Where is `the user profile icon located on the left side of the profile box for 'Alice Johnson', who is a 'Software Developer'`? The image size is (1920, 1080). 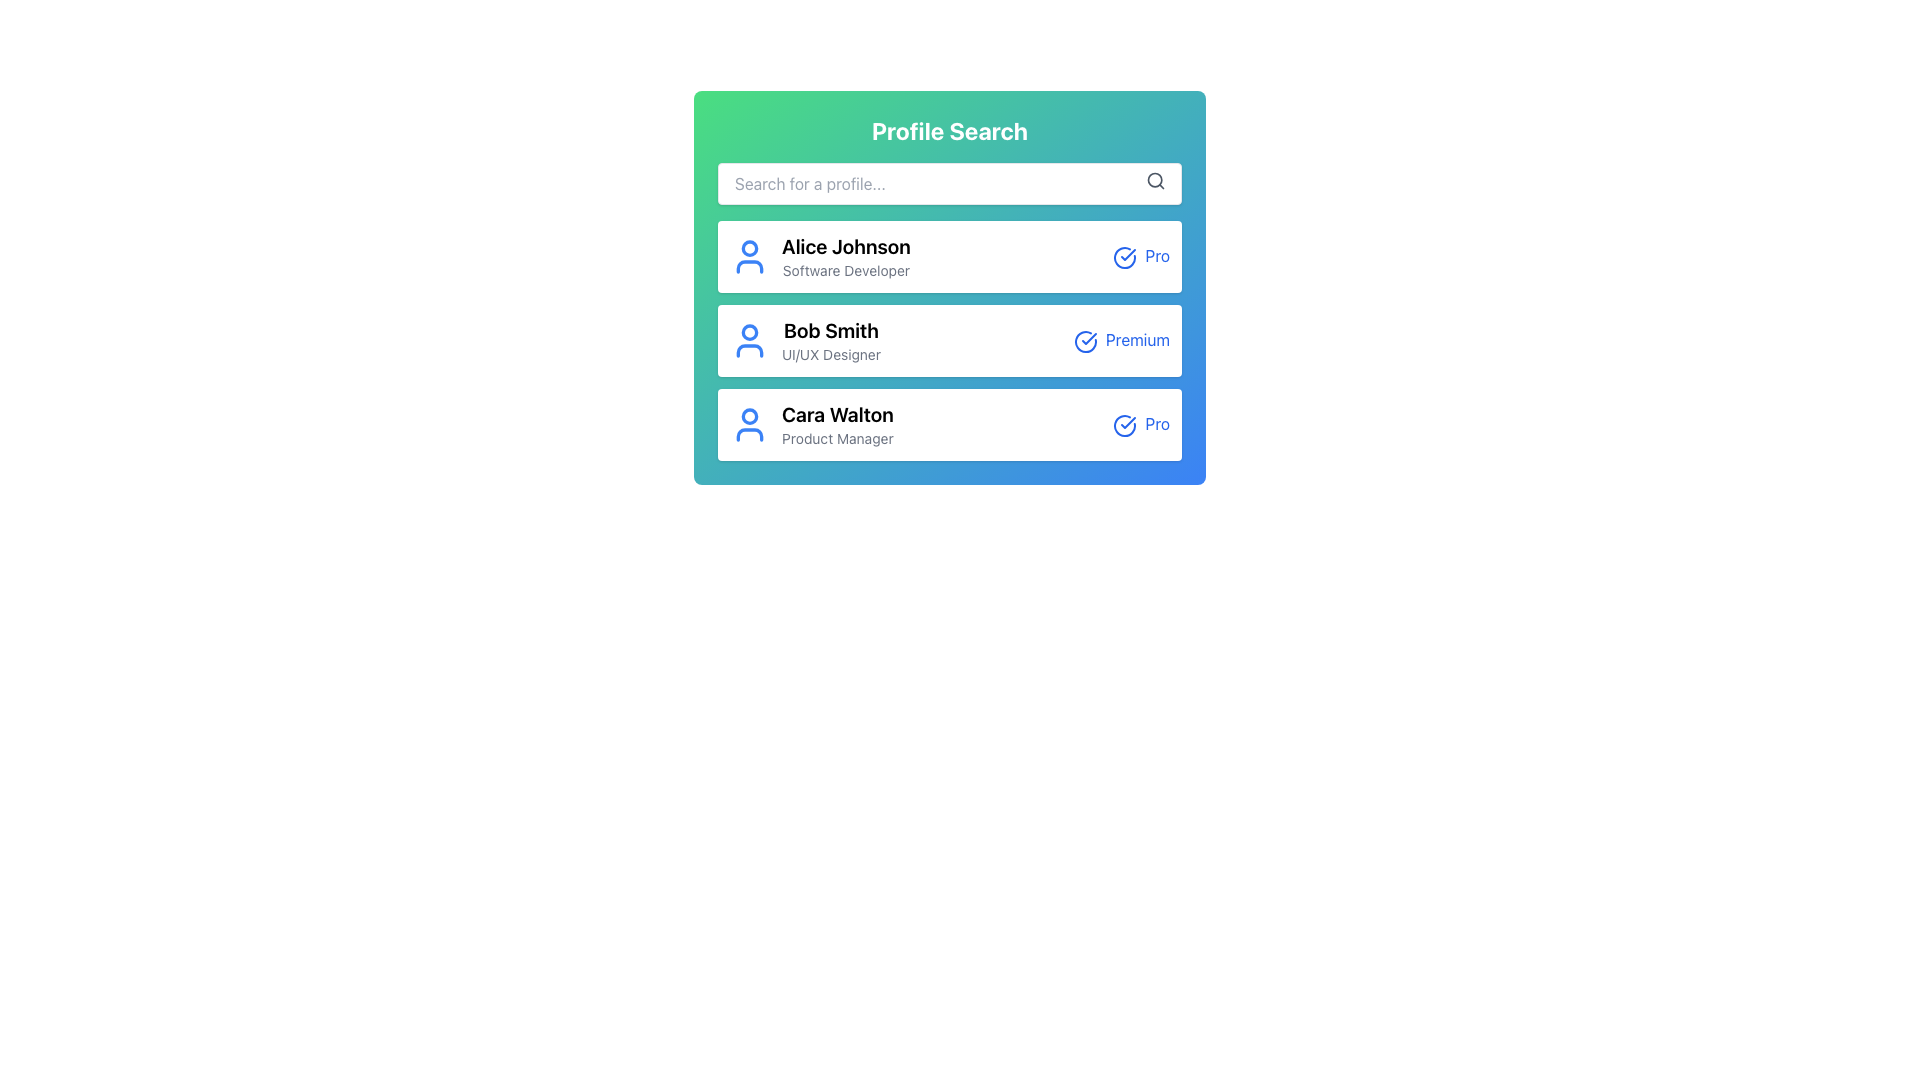 the user profile icon located on the left side of the profile box for 'Alice Johnson', who is a 'Software Developer' is located at coordinates (748, 256).